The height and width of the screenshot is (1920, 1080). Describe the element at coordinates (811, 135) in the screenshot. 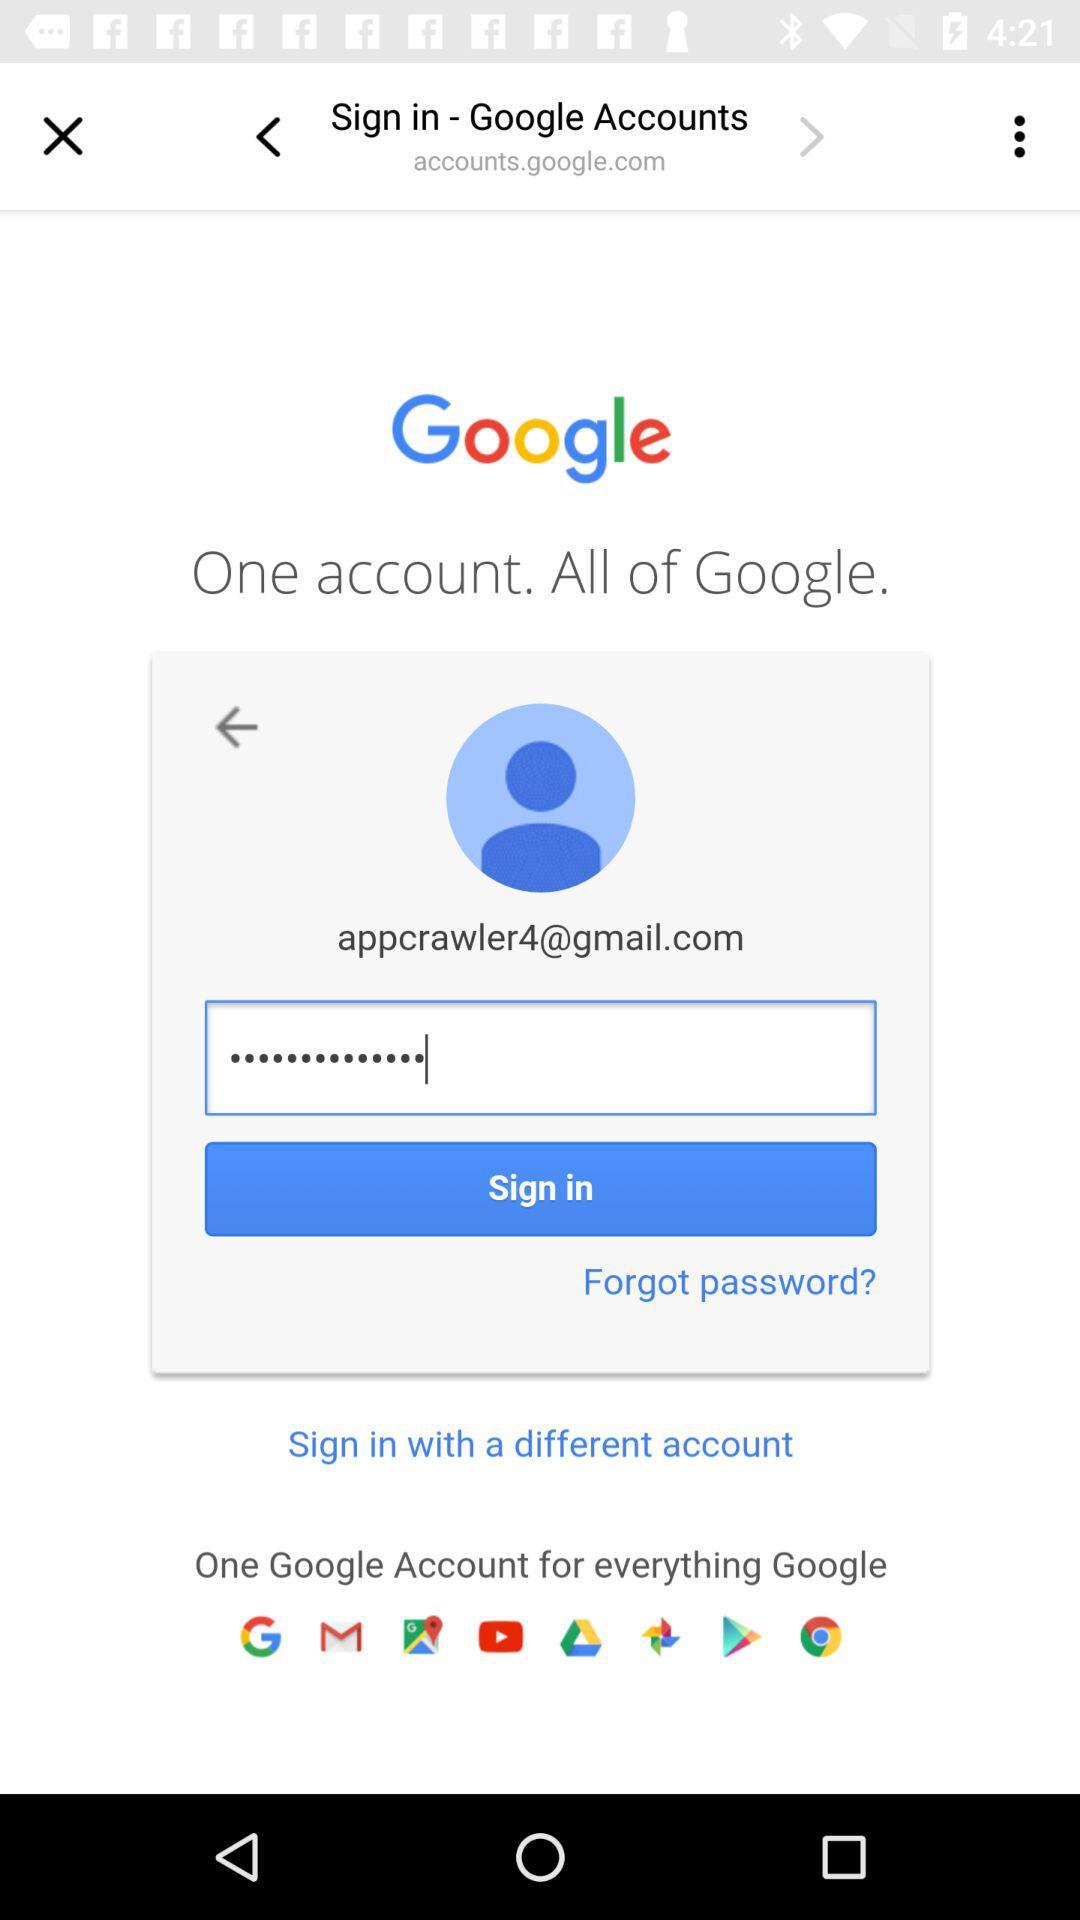

I see `check your account` at that location.